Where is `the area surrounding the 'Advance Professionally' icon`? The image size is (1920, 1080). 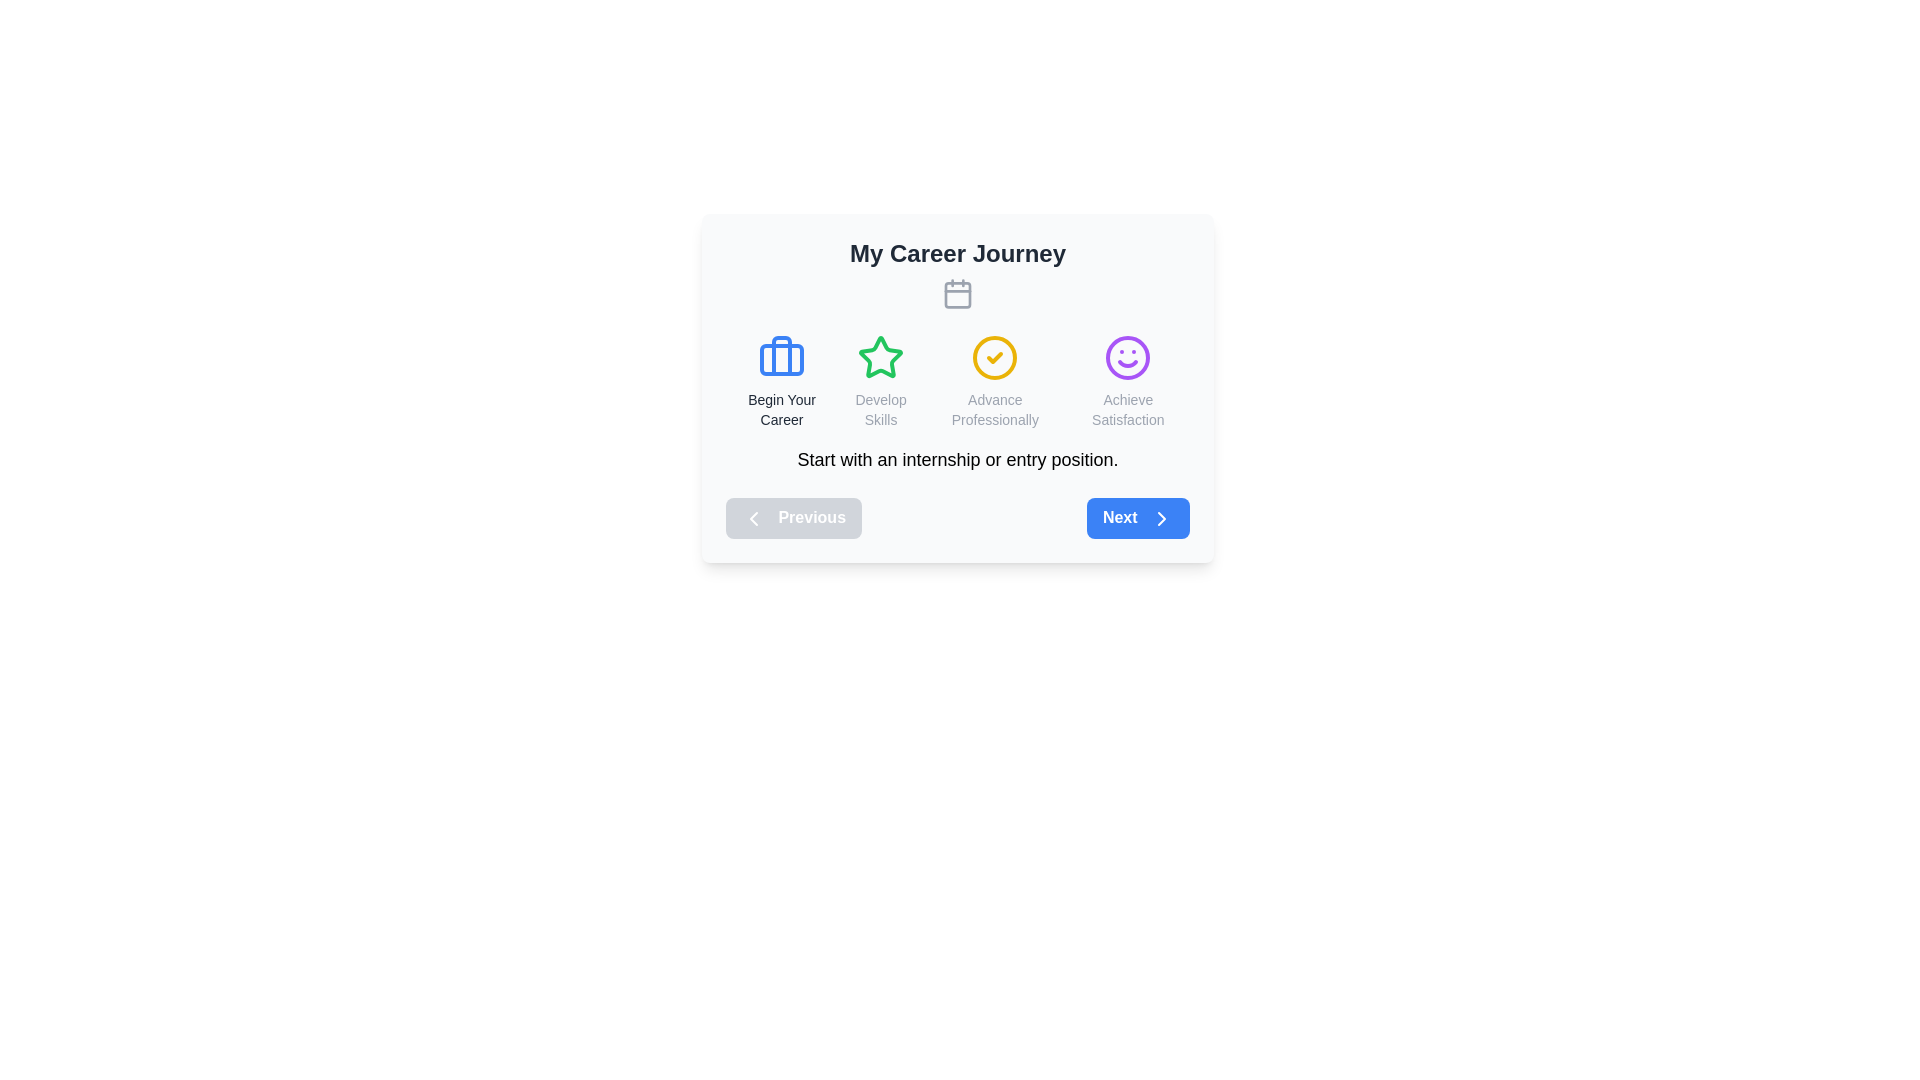
the area surrounding the 'Advance Professionally' icon is located at coordinates (995, 357).